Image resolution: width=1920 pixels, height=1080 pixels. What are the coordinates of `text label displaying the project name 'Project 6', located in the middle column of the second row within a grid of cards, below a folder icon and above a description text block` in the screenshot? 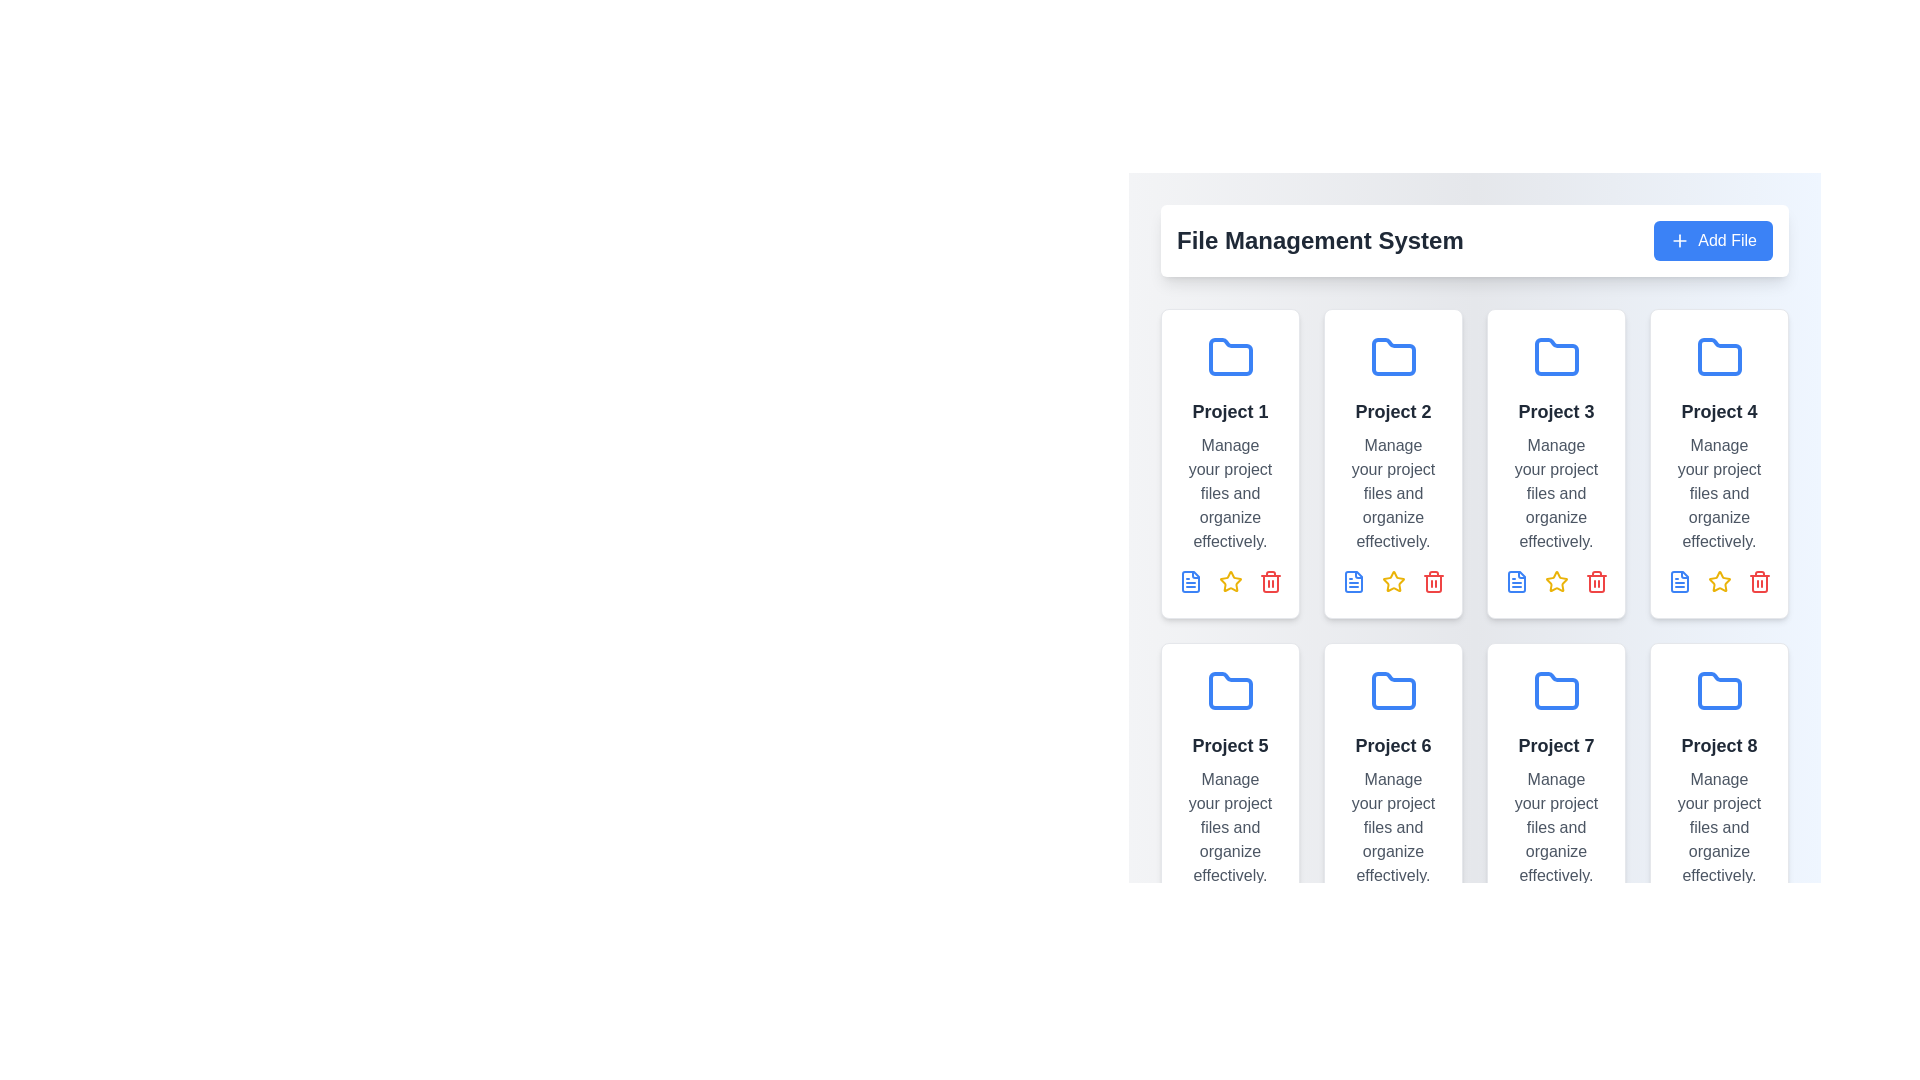 It's located at (1392, 745).